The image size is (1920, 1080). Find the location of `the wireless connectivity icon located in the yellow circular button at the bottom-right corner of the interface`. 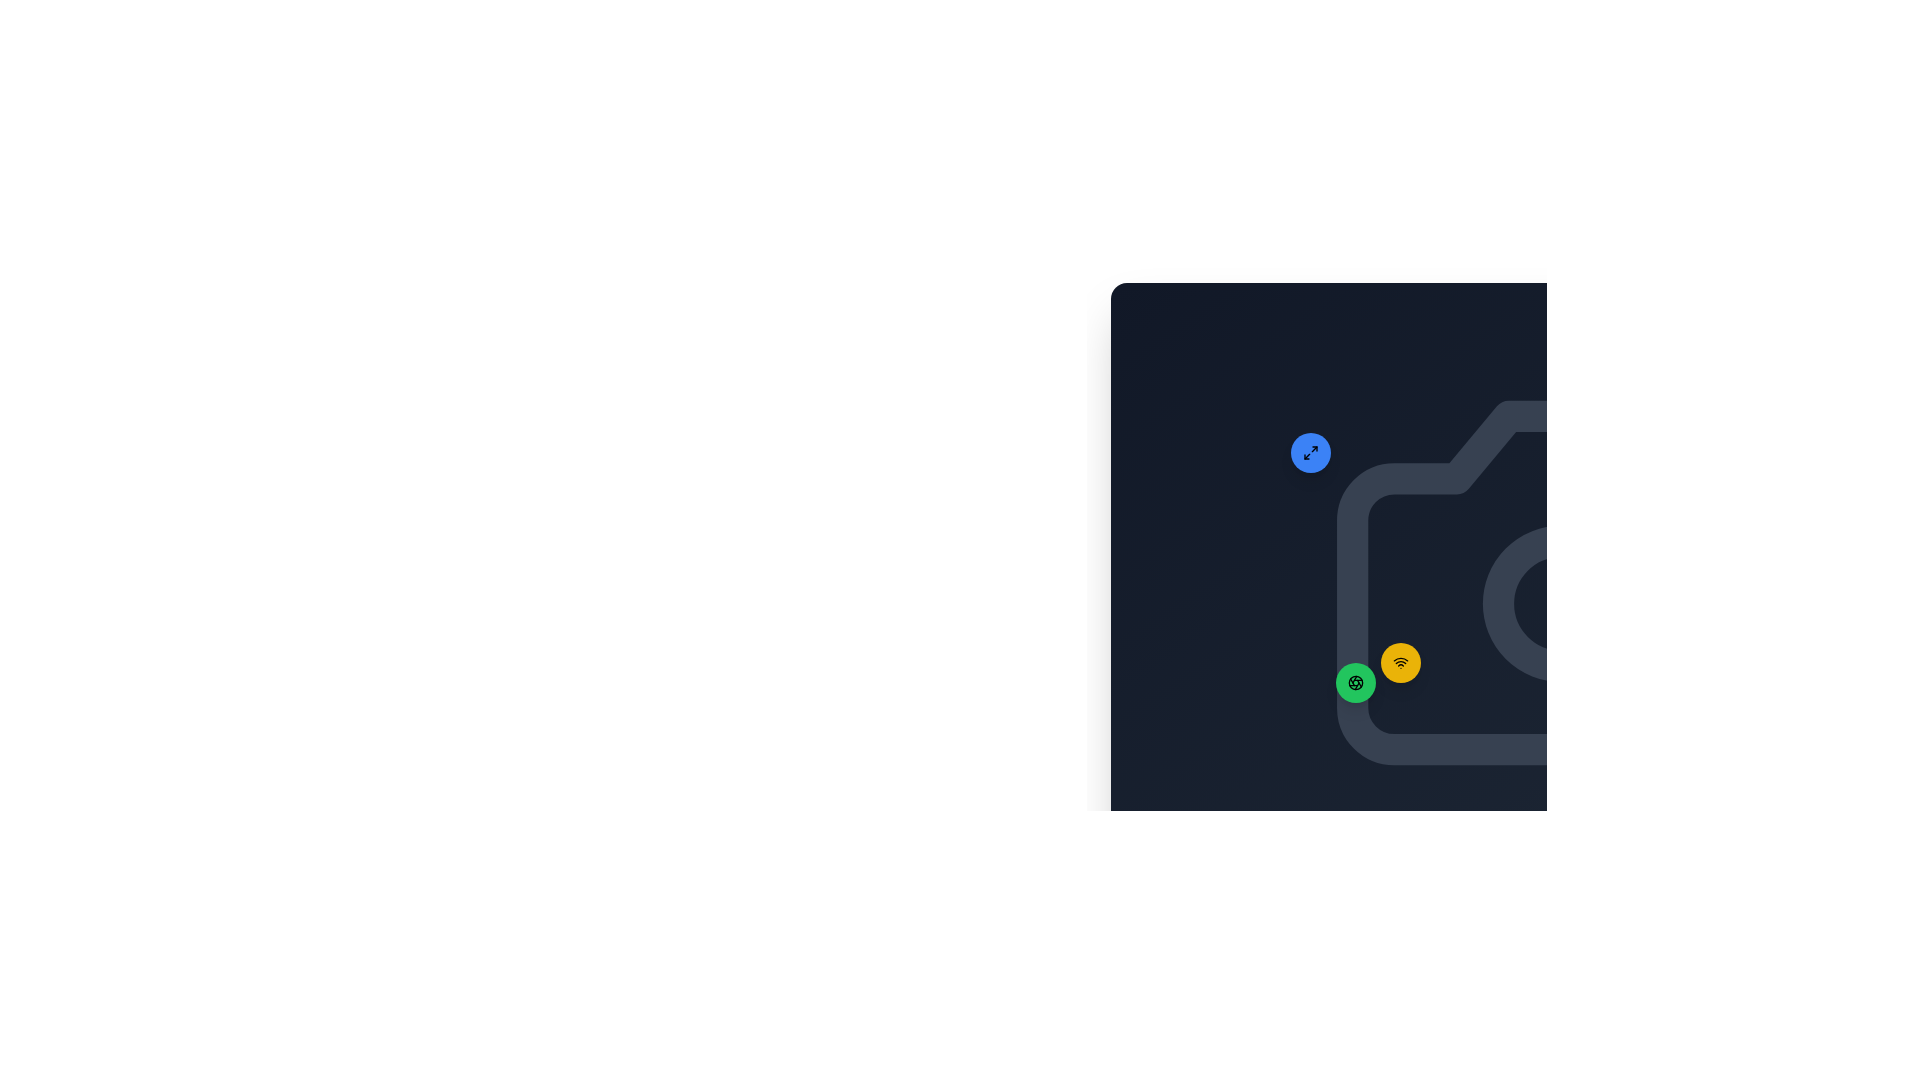

the wireless connectivity icon located in the yellow circular button at the bottom-right corner of the interface is located at coordinates (1400, 663).